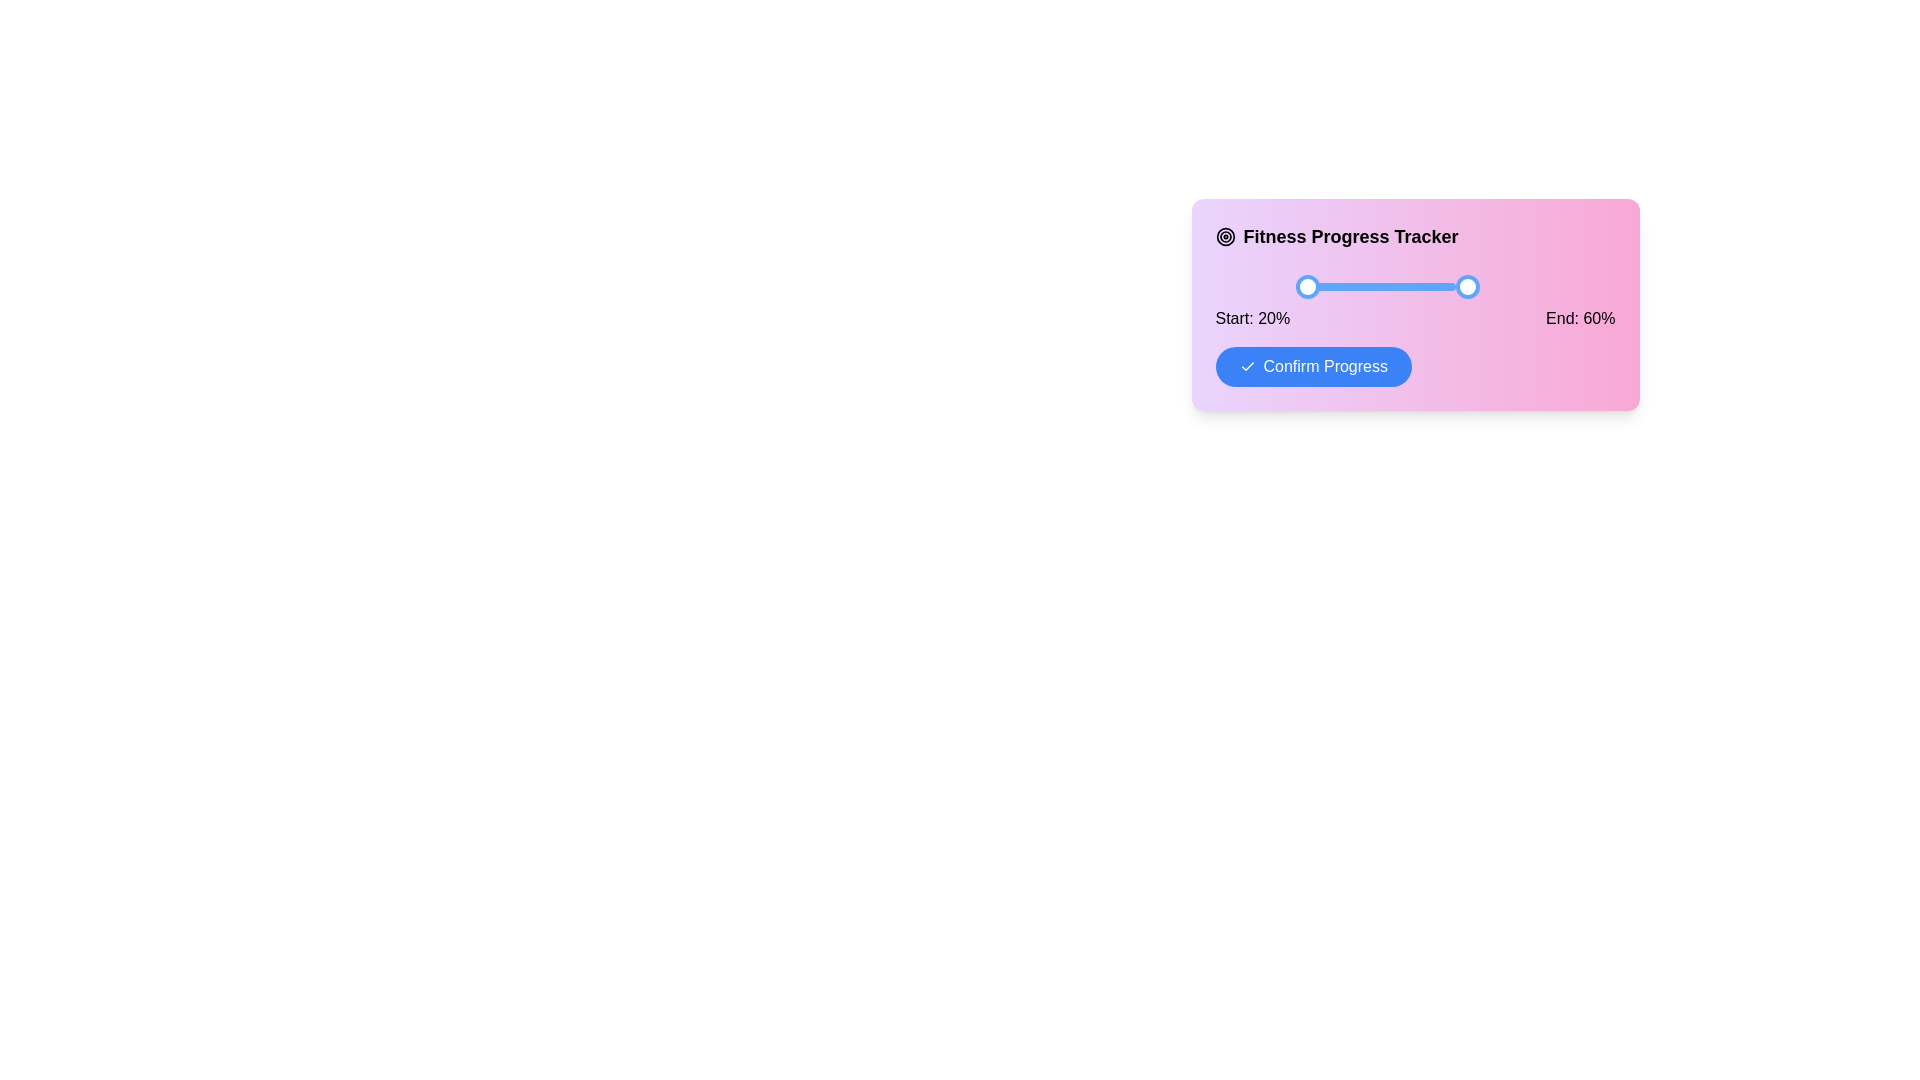  What do you see at coordinates (1374, 286) in the screenshot?
I see `the Progress bar indicator located between two draggable handles of the slider, positioned above the text labels 'Start: 20%' and 'End: 60%'` at bounding box center [1374, 286].